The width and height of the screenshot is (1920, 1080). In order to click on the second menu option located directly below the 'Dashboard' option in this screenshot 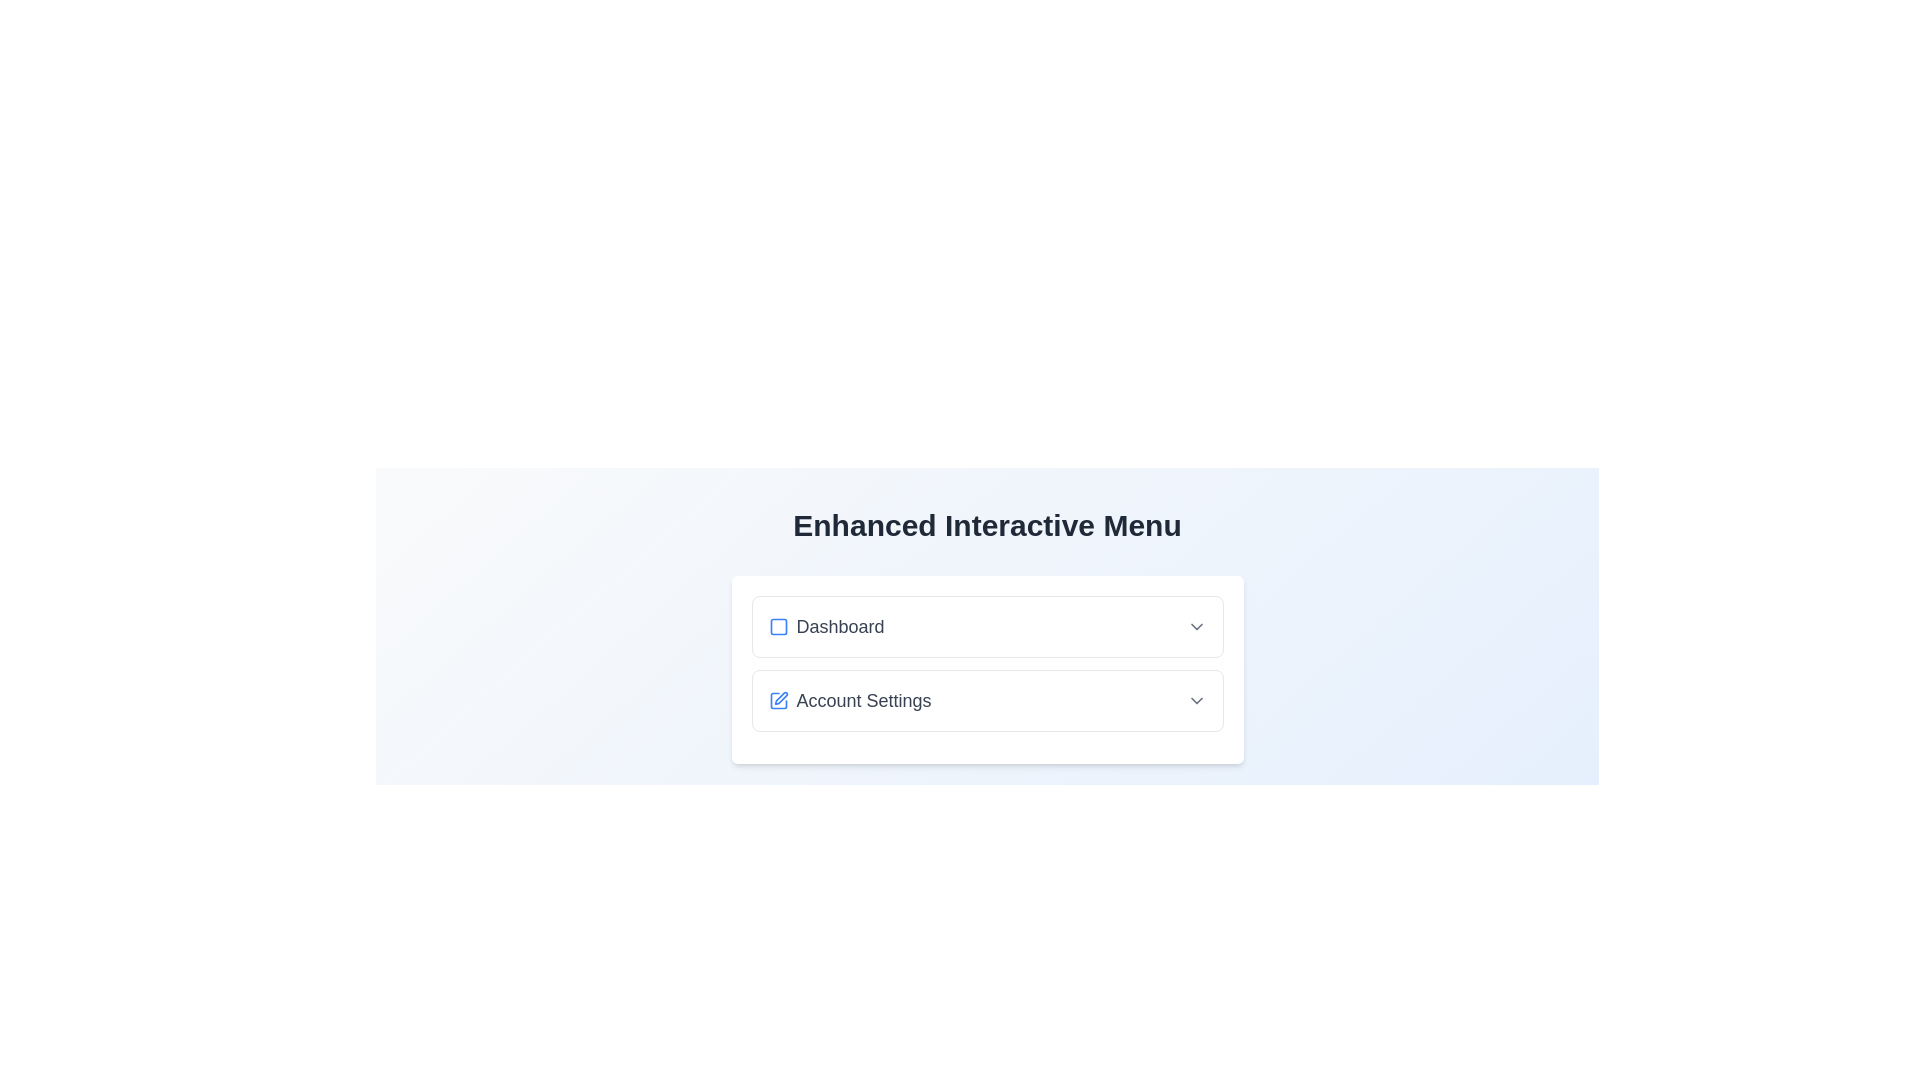, I will do `click(987, 700)`.